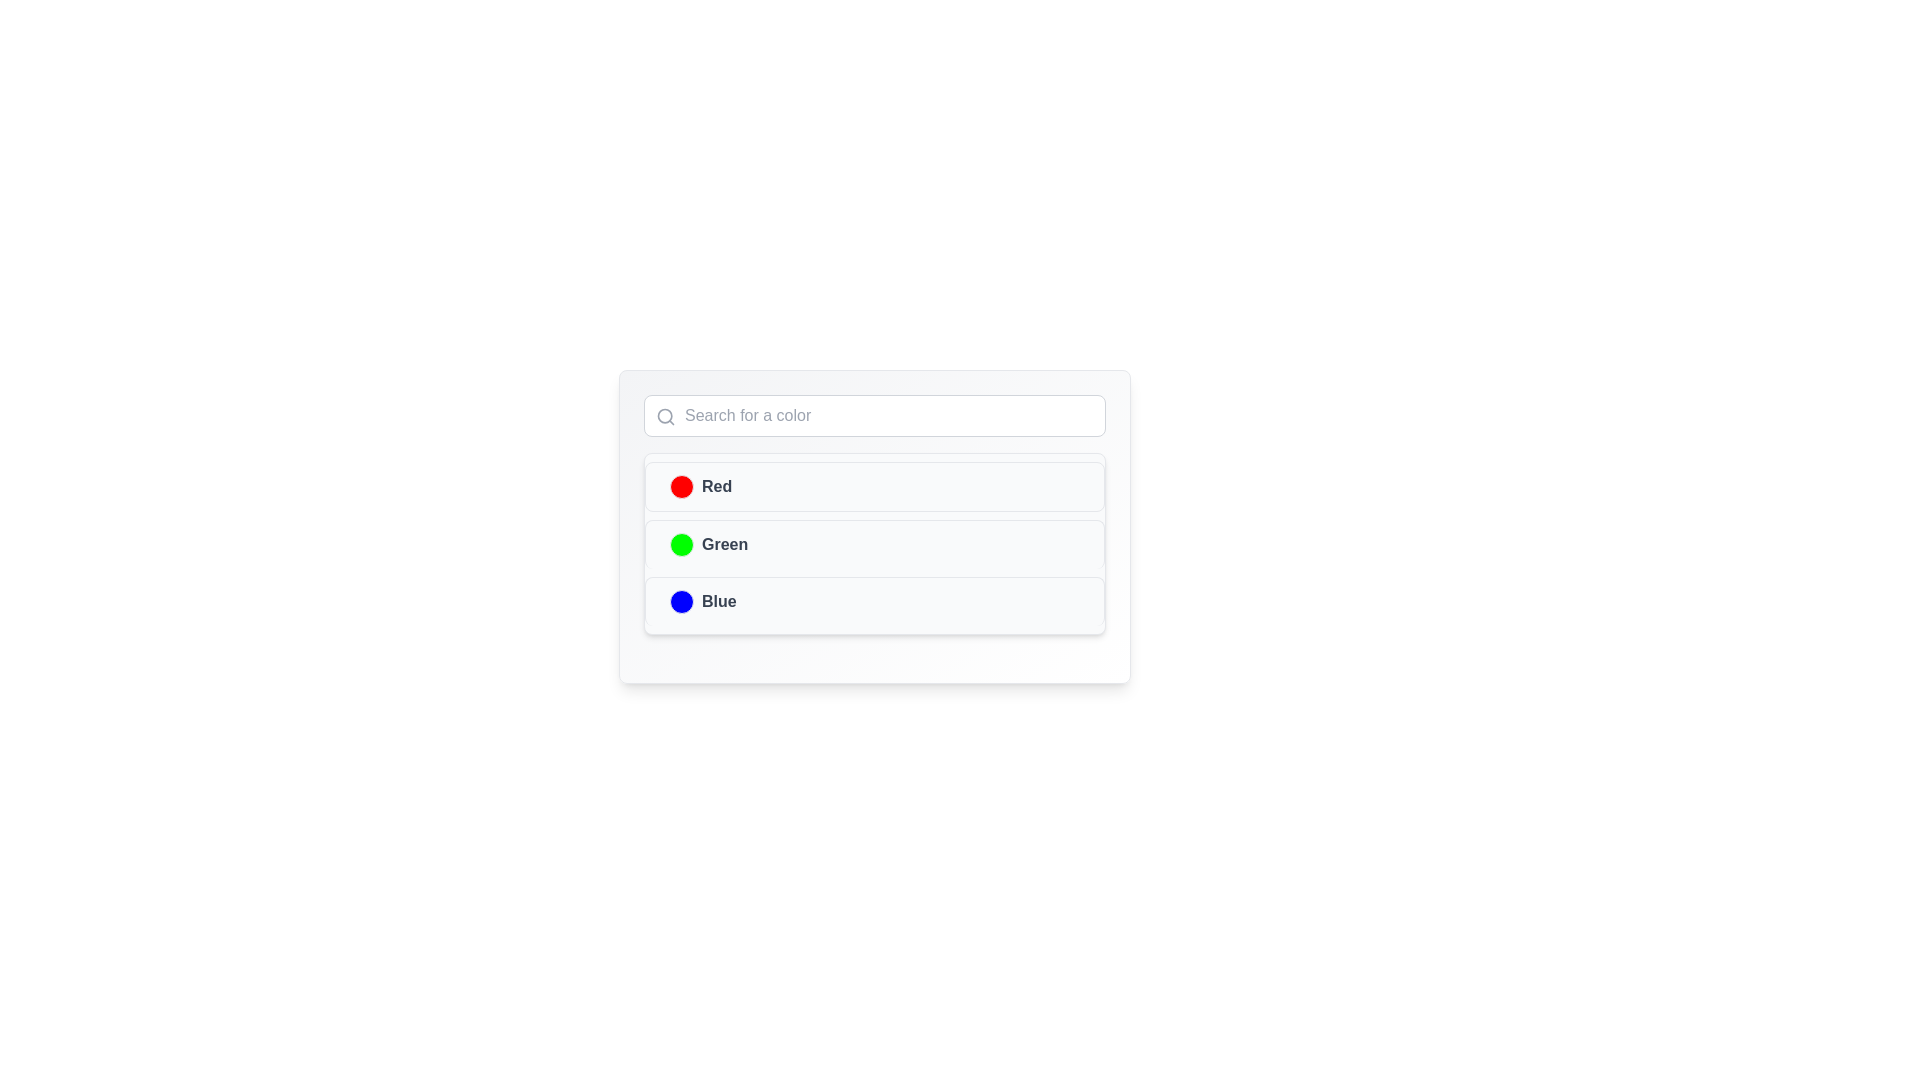  What do you see at coordinates (681, 544) in the screenshot?
I see `the non-interactive green color indicator, which is a circular element with a vibrant green fill and a thin gray outline, located to the left of the 'Green' text in the list of colored items` at bounding box center [681, 544].